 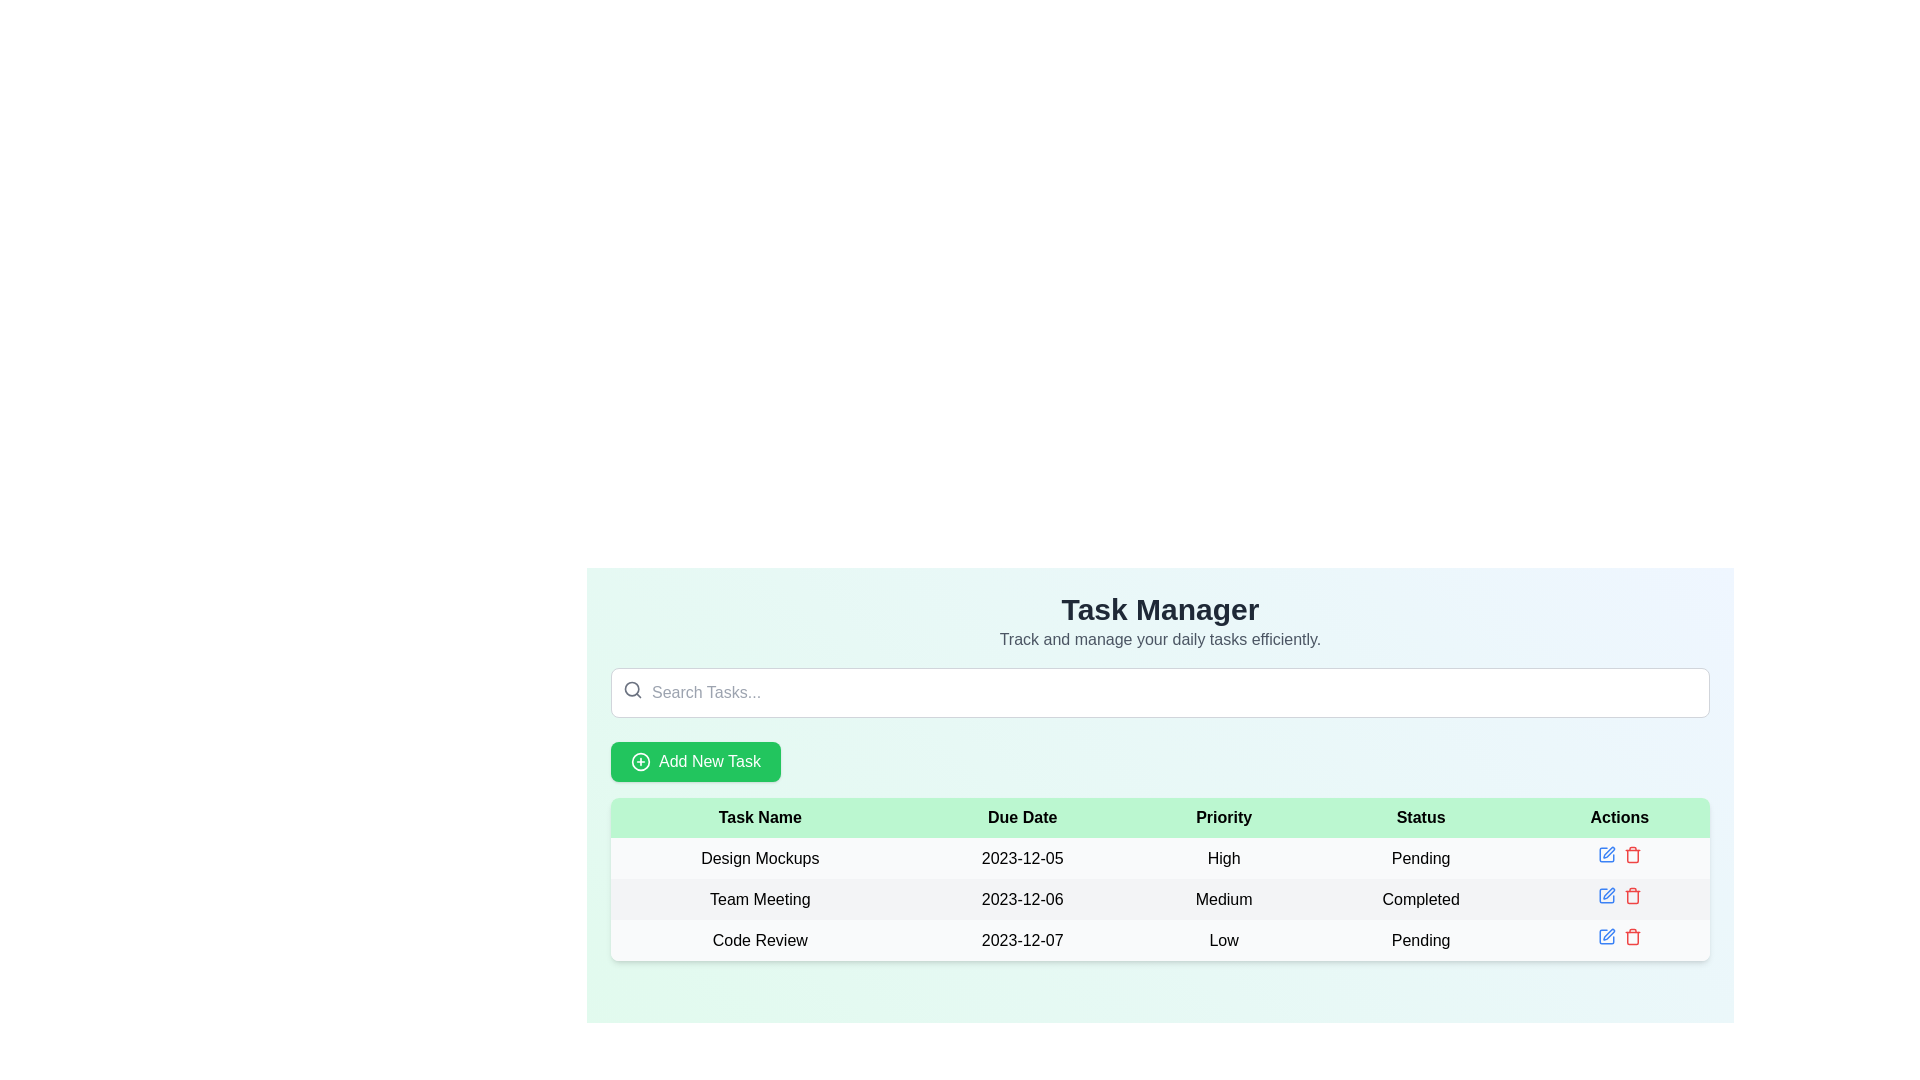 What do you see at coordinates (631, 688) in the screenshot?
I see `the circular graphic representing the lens part of the magnifying glass icon associated with the search input field` at bounding box center [631, 688].